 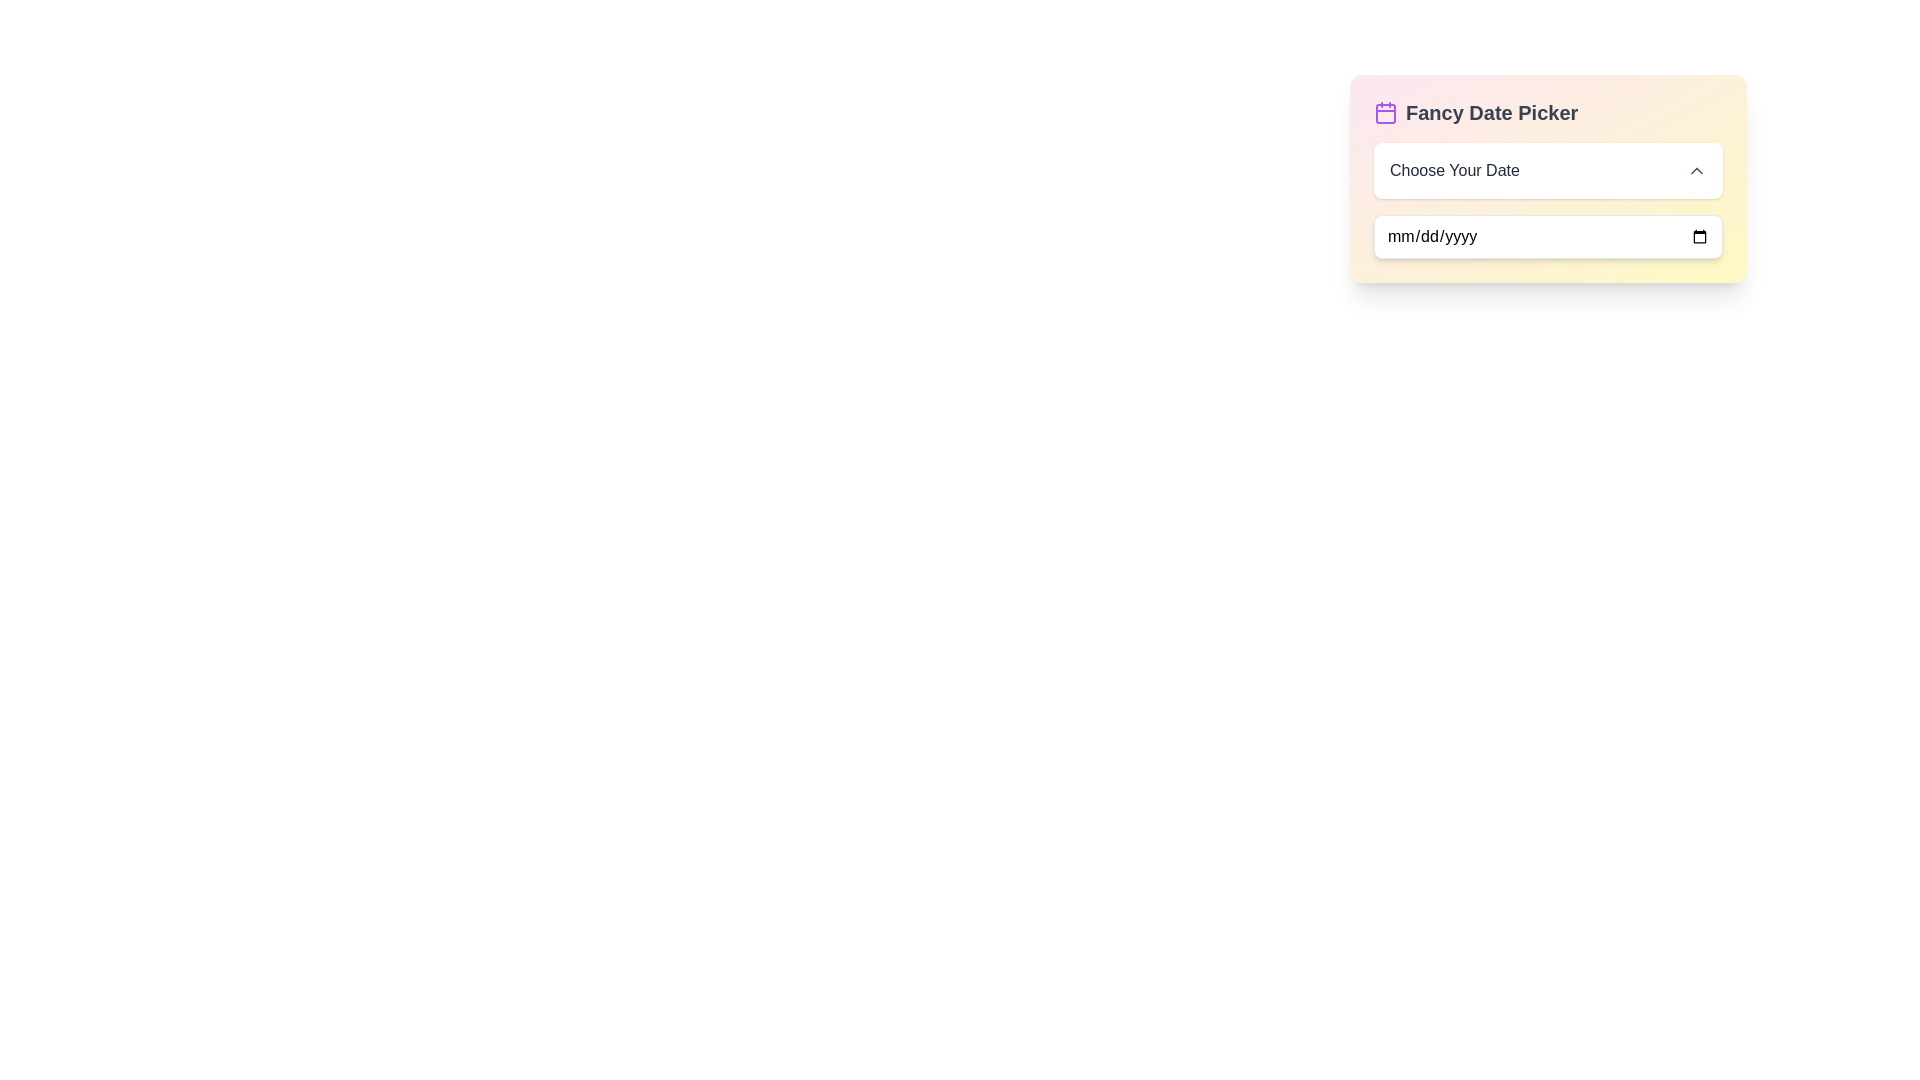 I want to click on the upward-pointing chevron icon located at the far-right of the 'Choose Your Date' text within the 'Fancy Date Picker' component, so click(x=1696, y=169).